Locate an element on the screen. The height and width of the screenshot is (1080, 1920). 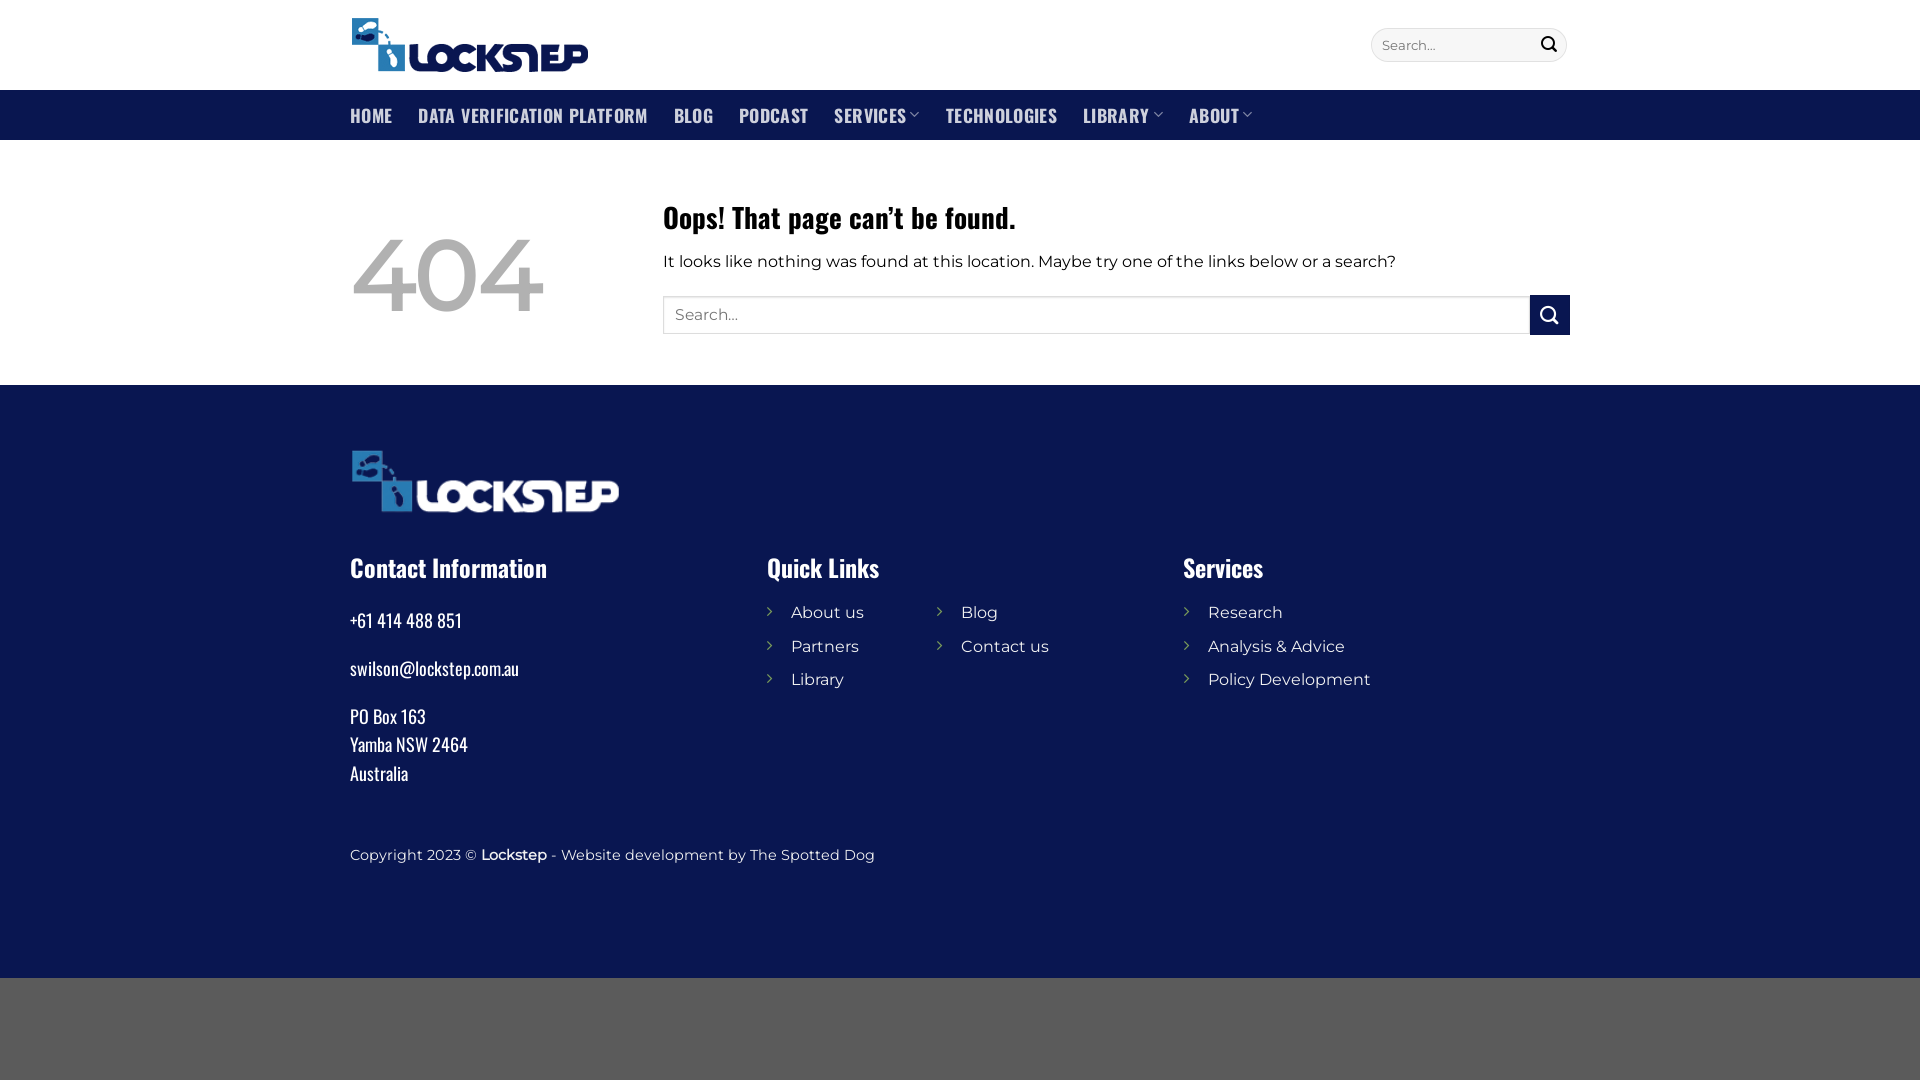
'Policy Development' is located at coordinates (1289, 678).